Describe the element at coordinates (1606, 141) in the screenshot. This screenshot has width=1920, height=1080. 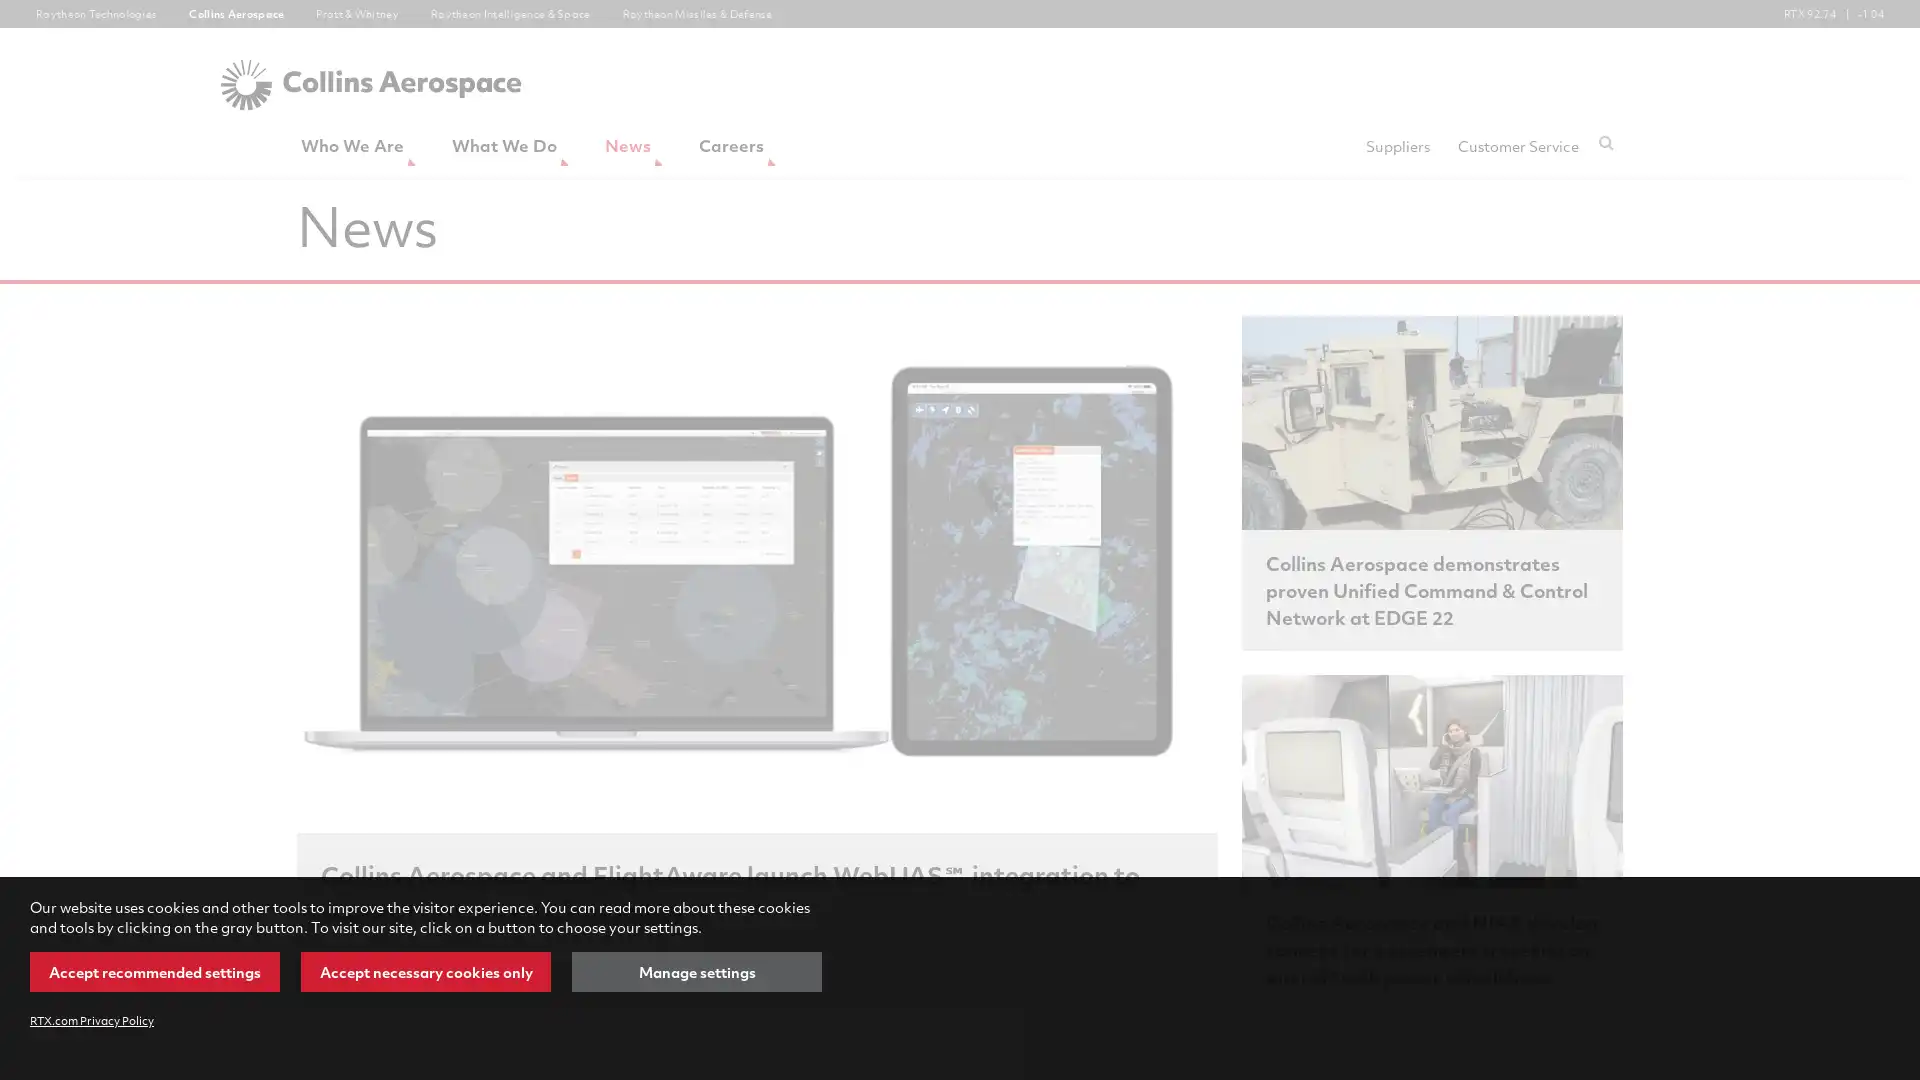
I see `Submit search request` at that location.